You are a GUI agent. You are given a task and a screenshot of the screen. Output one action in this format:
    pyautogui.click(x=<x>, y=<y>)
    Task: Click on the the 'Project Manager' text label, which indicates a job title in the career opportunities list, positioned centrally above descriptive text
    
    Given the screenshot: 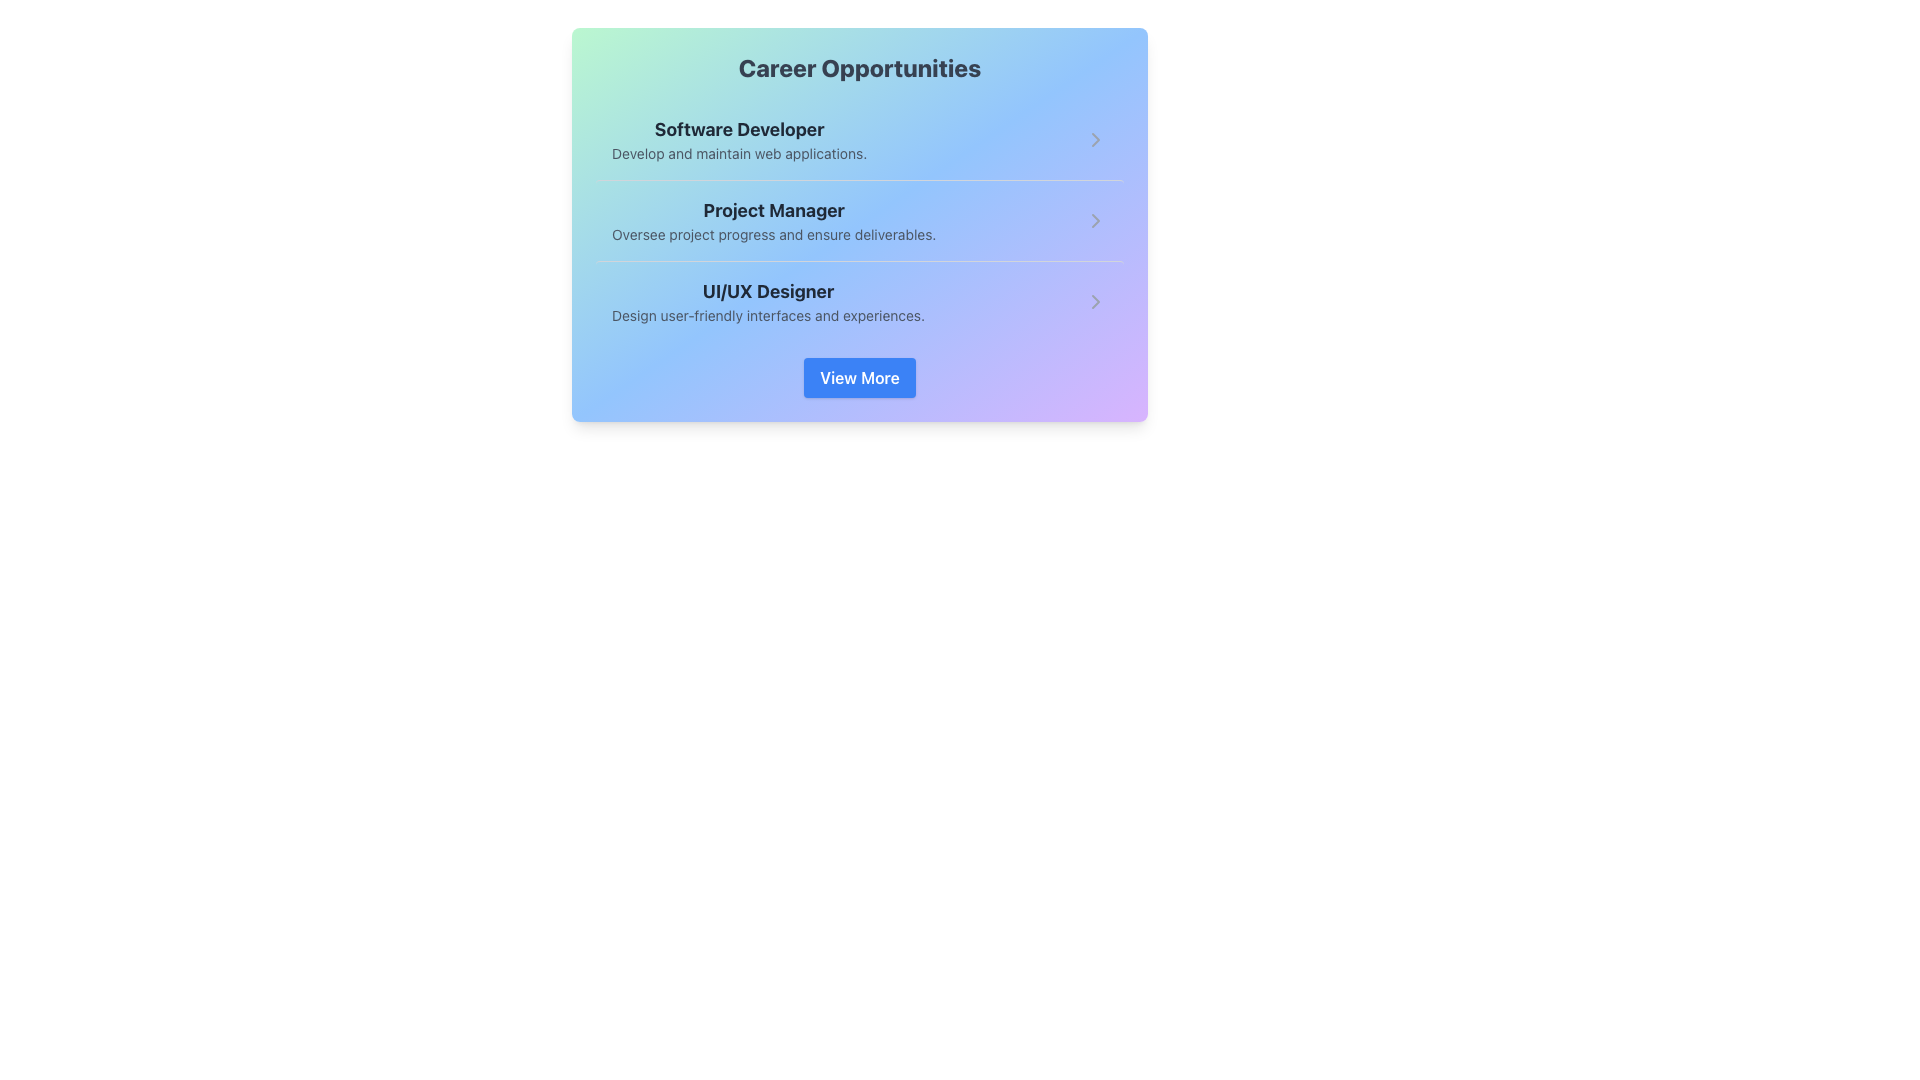 What is the action you would take?
    pyautogui.click(x=773, y=211)
    